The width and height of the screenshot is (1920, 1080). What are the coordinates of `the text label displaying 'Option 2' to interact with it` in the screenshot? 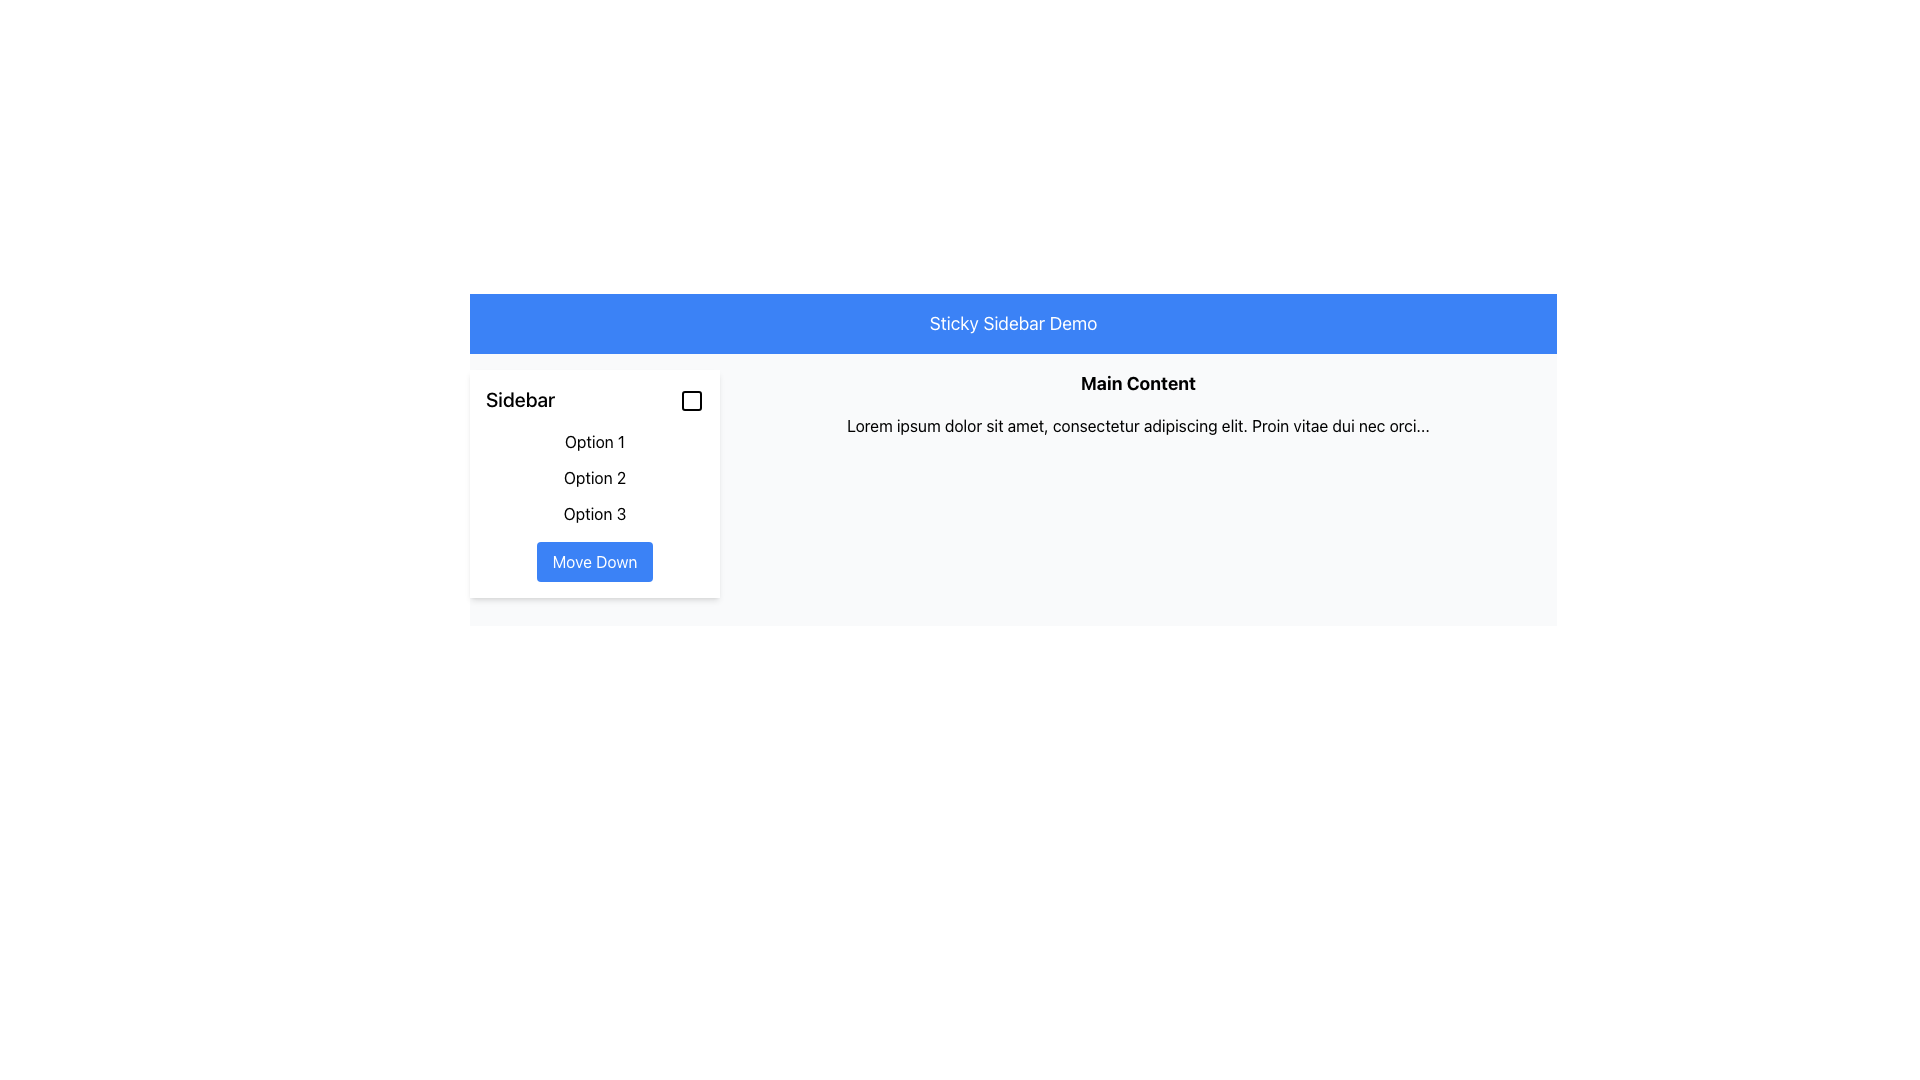 It's located at (594, 478).